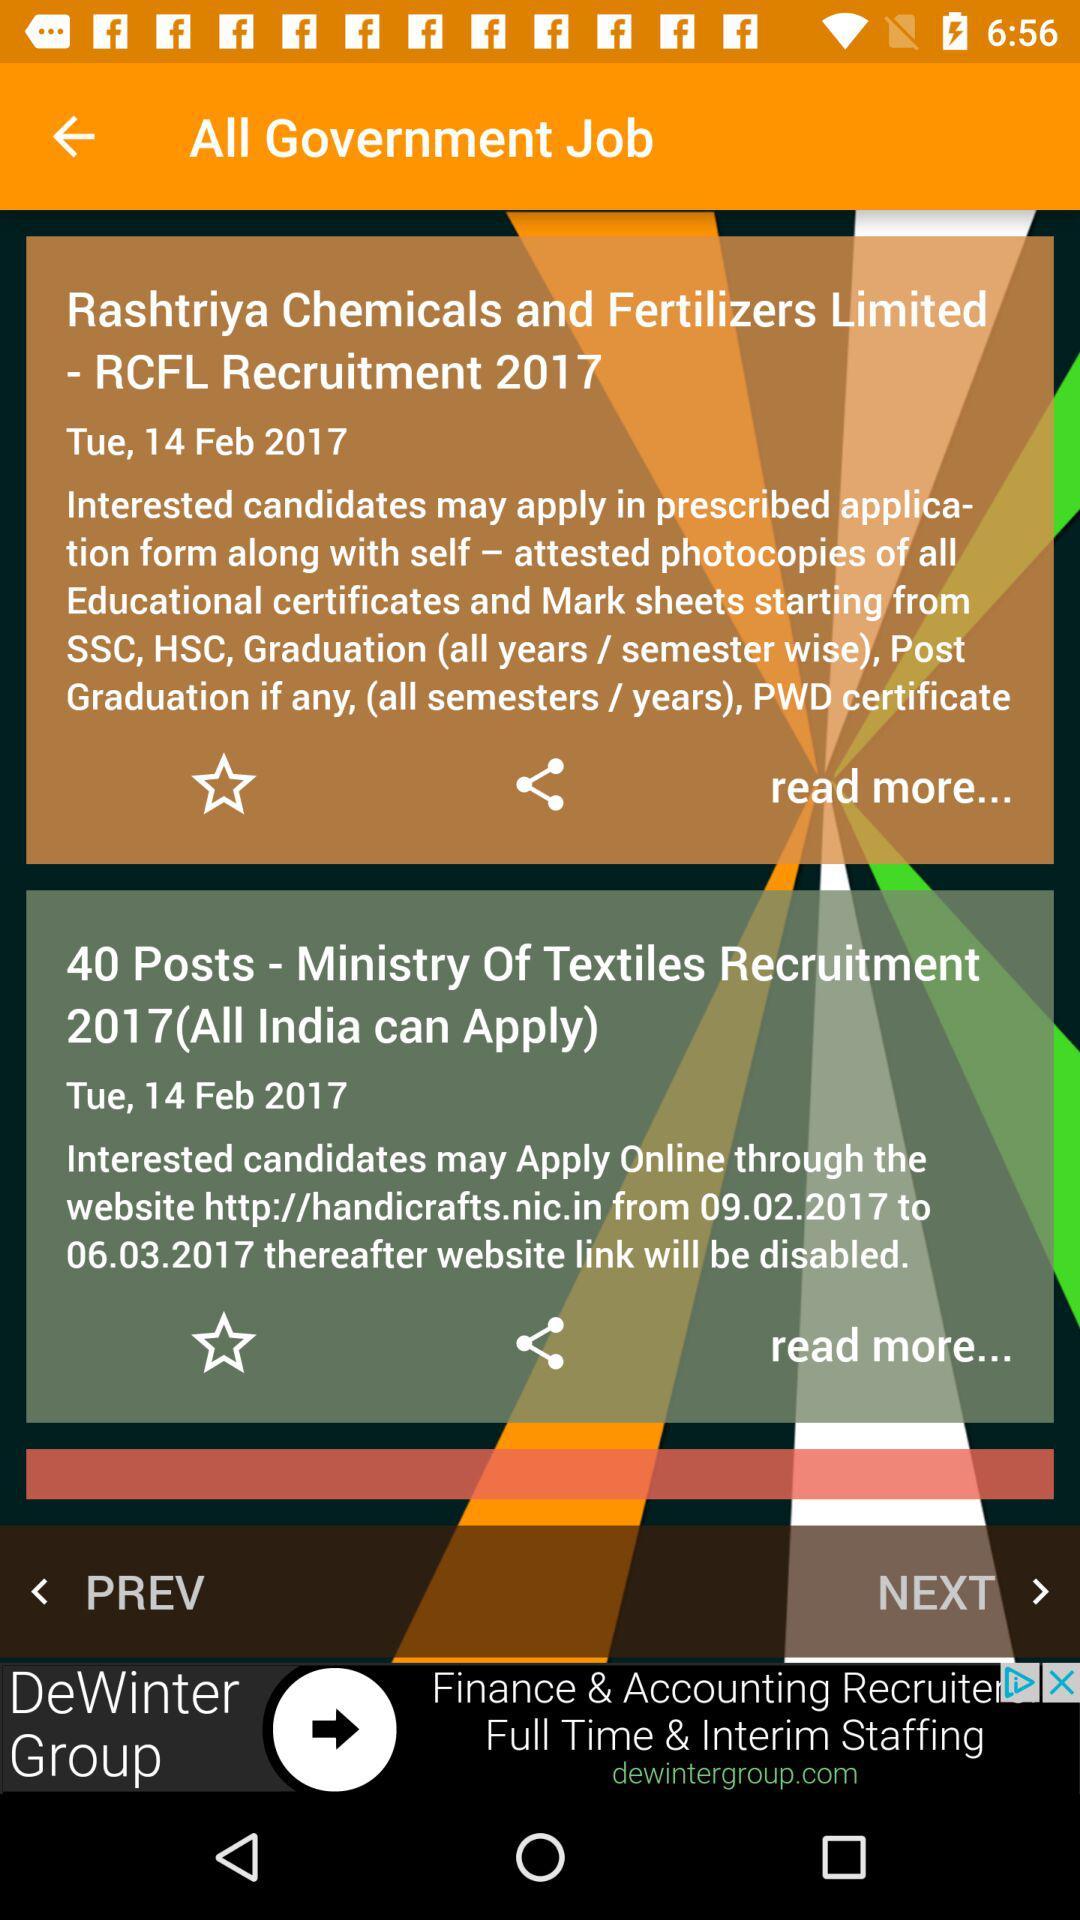 The image size is (1080, 1920). I want to click on sear, so click(538, 783).